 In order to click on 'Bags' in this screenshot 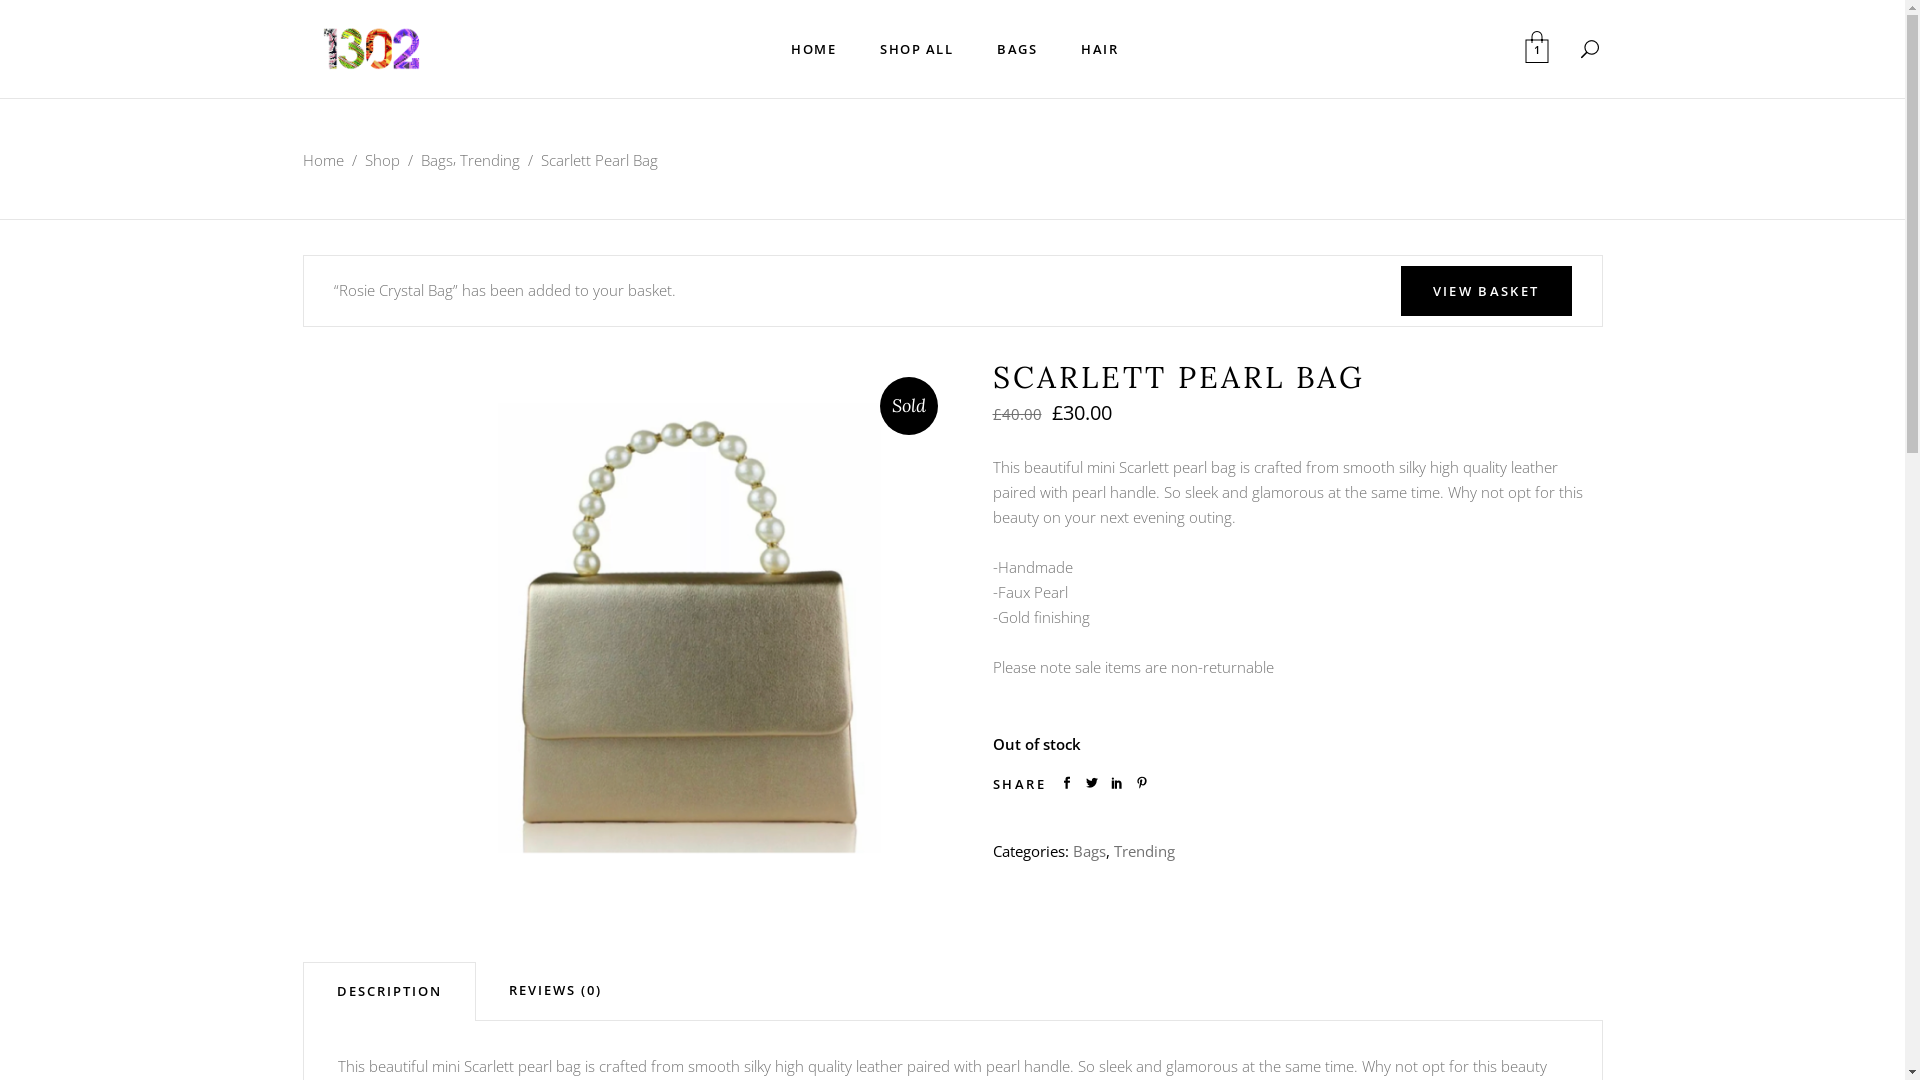, I will do `click(435, 159)`.